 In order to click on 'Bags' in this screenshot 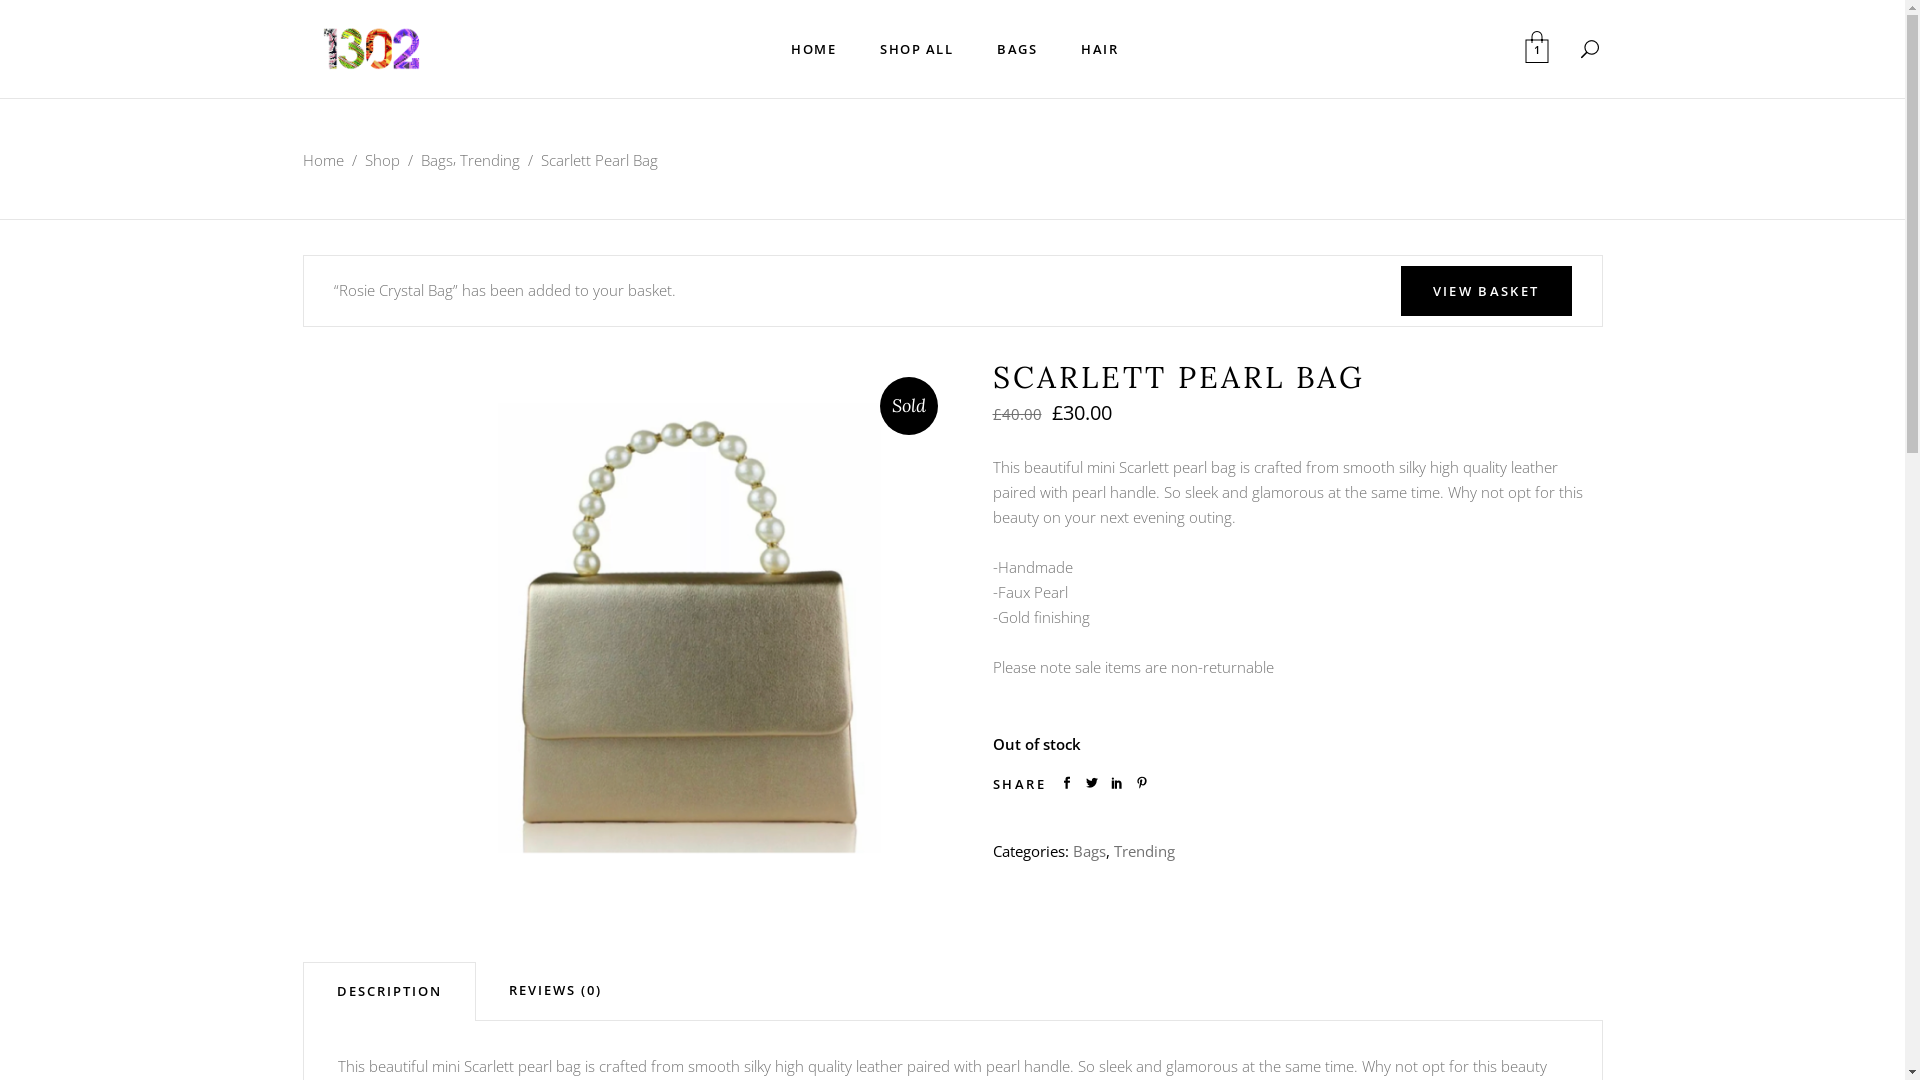, I will do `click(435, 159)`.